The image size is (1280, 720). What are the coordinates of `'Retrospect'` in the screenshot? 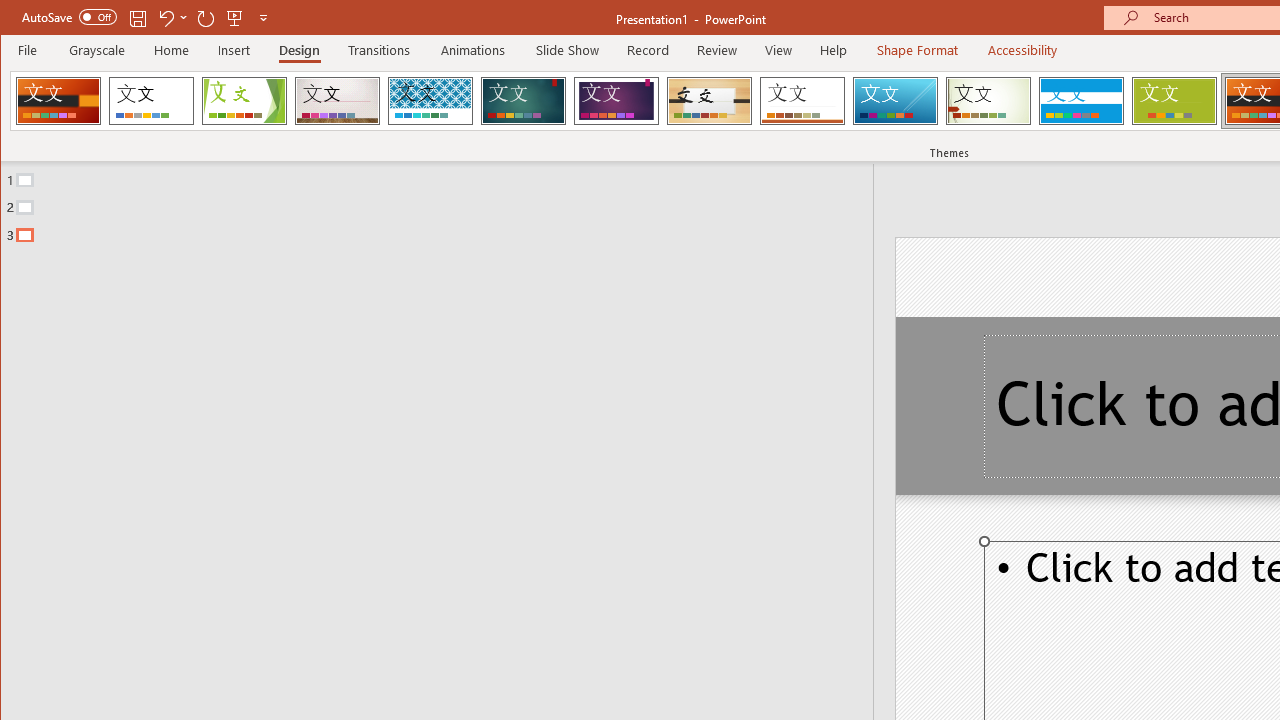 It's located at (802, 100).